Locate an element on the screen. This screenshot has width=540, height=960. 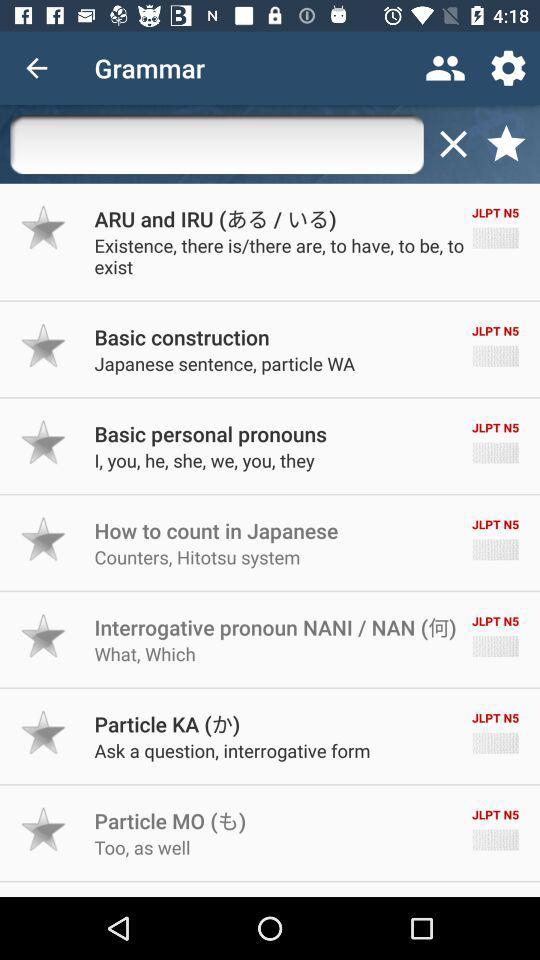
aru and iru to favorites is located at coordinates (44, 227).